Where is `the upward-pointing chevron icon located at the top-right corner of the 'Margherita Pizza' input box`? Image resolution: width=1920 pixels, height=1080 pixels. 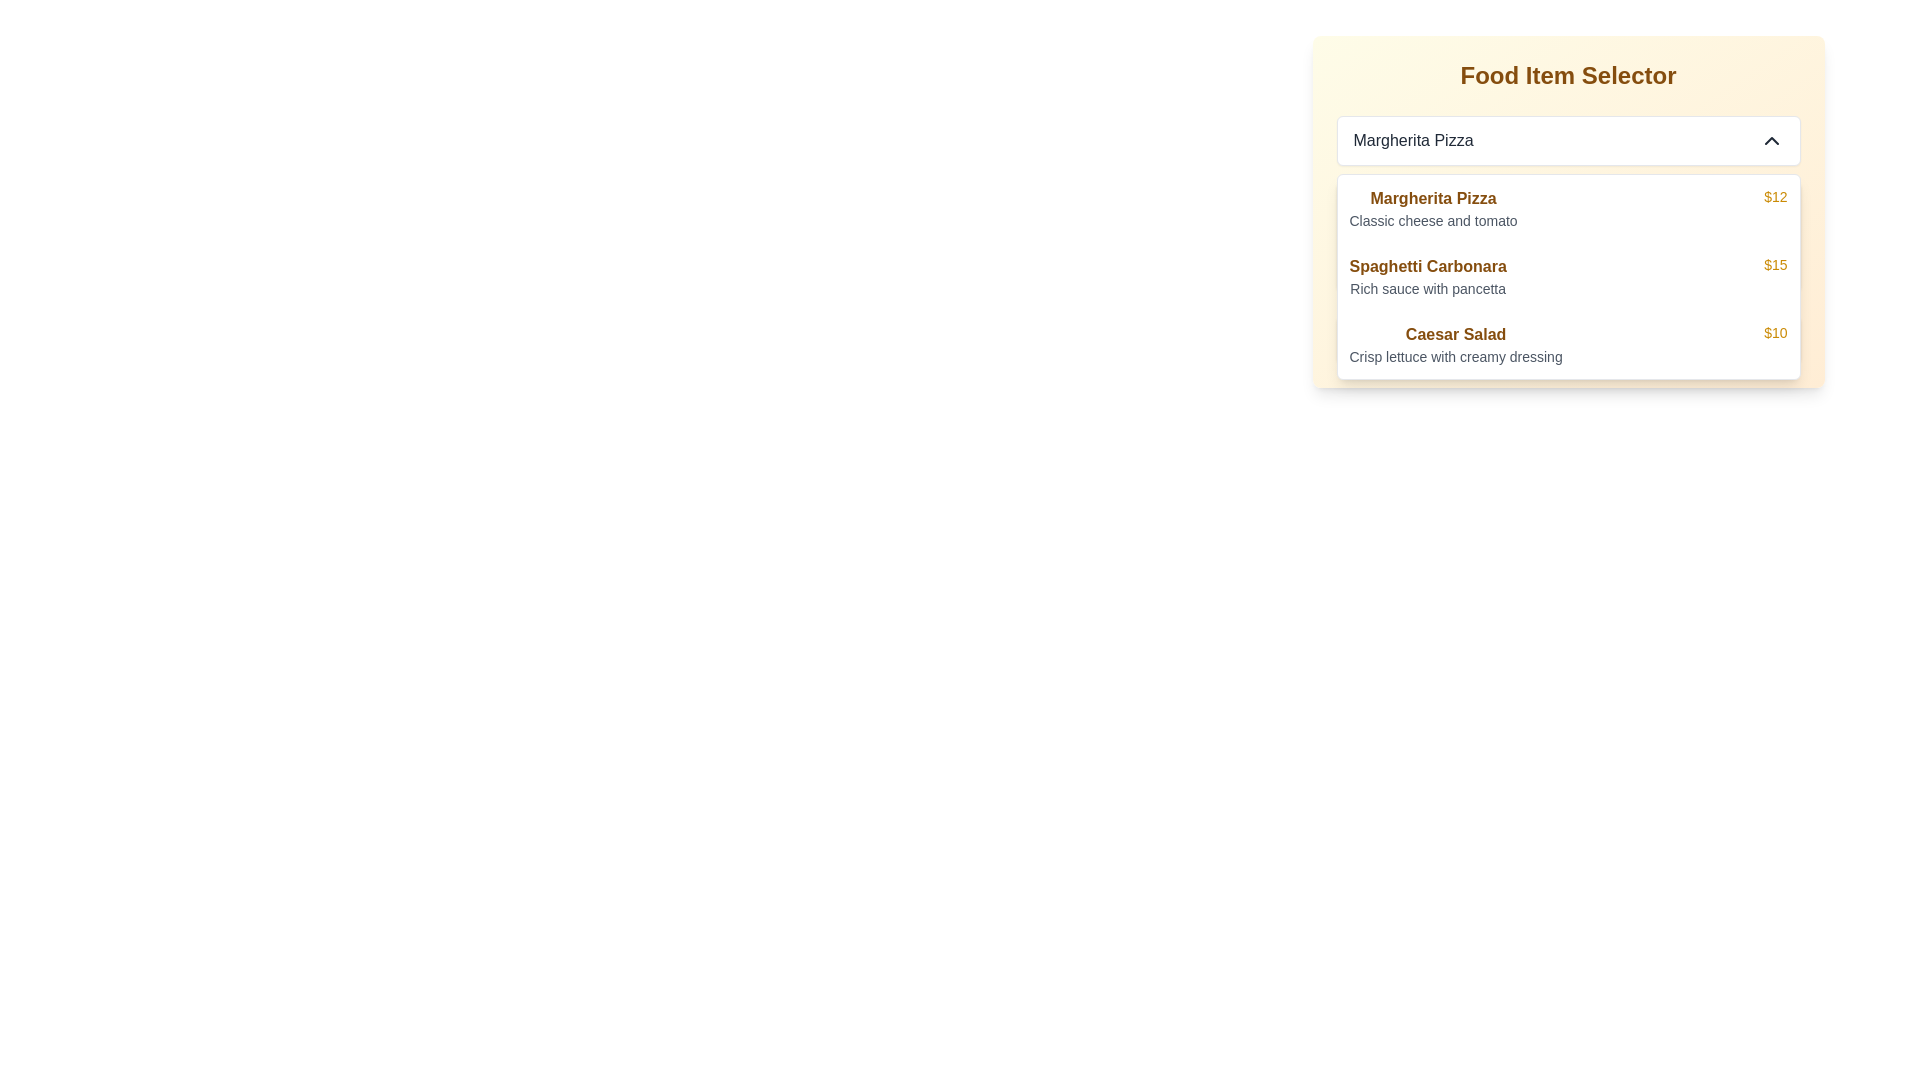 the upward-pointing chevron icon located at the top-right corner of the 'Margherita Pizza' input box is located at coordinates (1771, 140).